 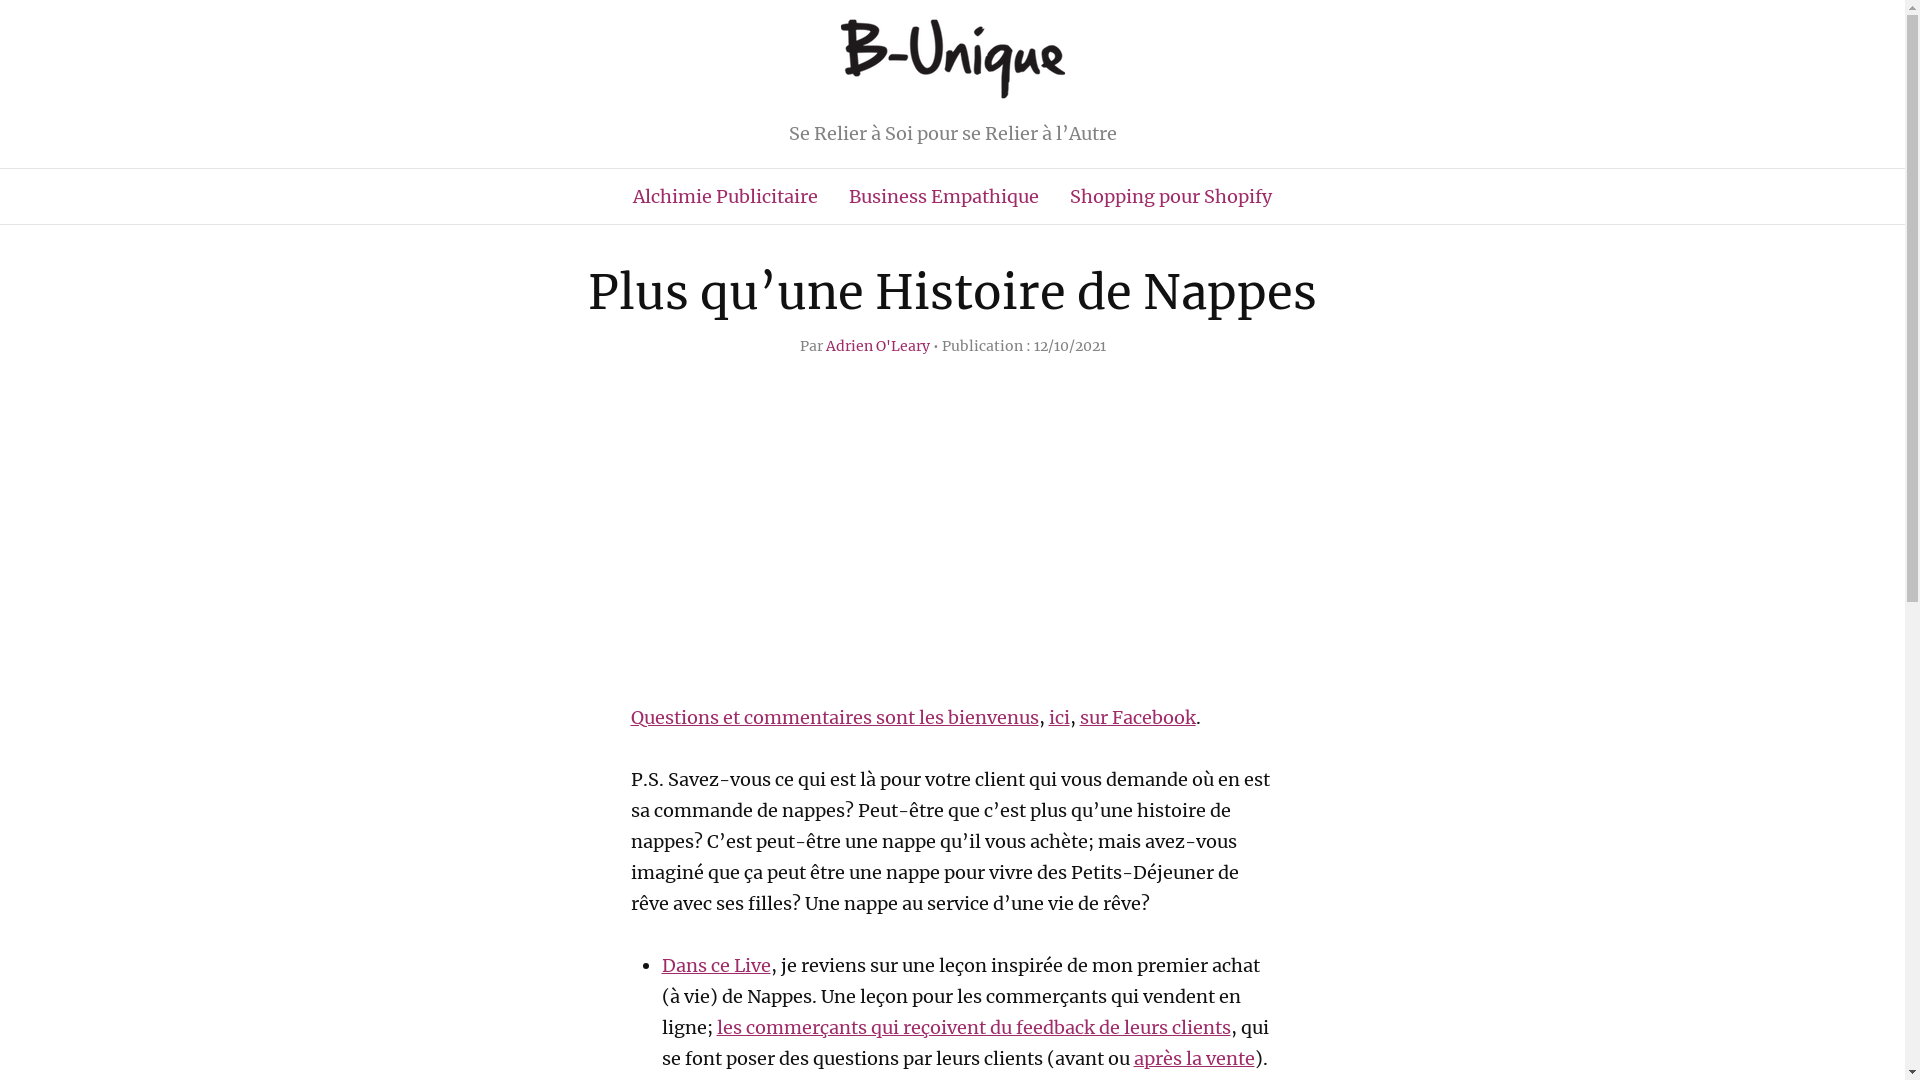 I want to click on 'Business Empathique', so click(x=943, y=196).